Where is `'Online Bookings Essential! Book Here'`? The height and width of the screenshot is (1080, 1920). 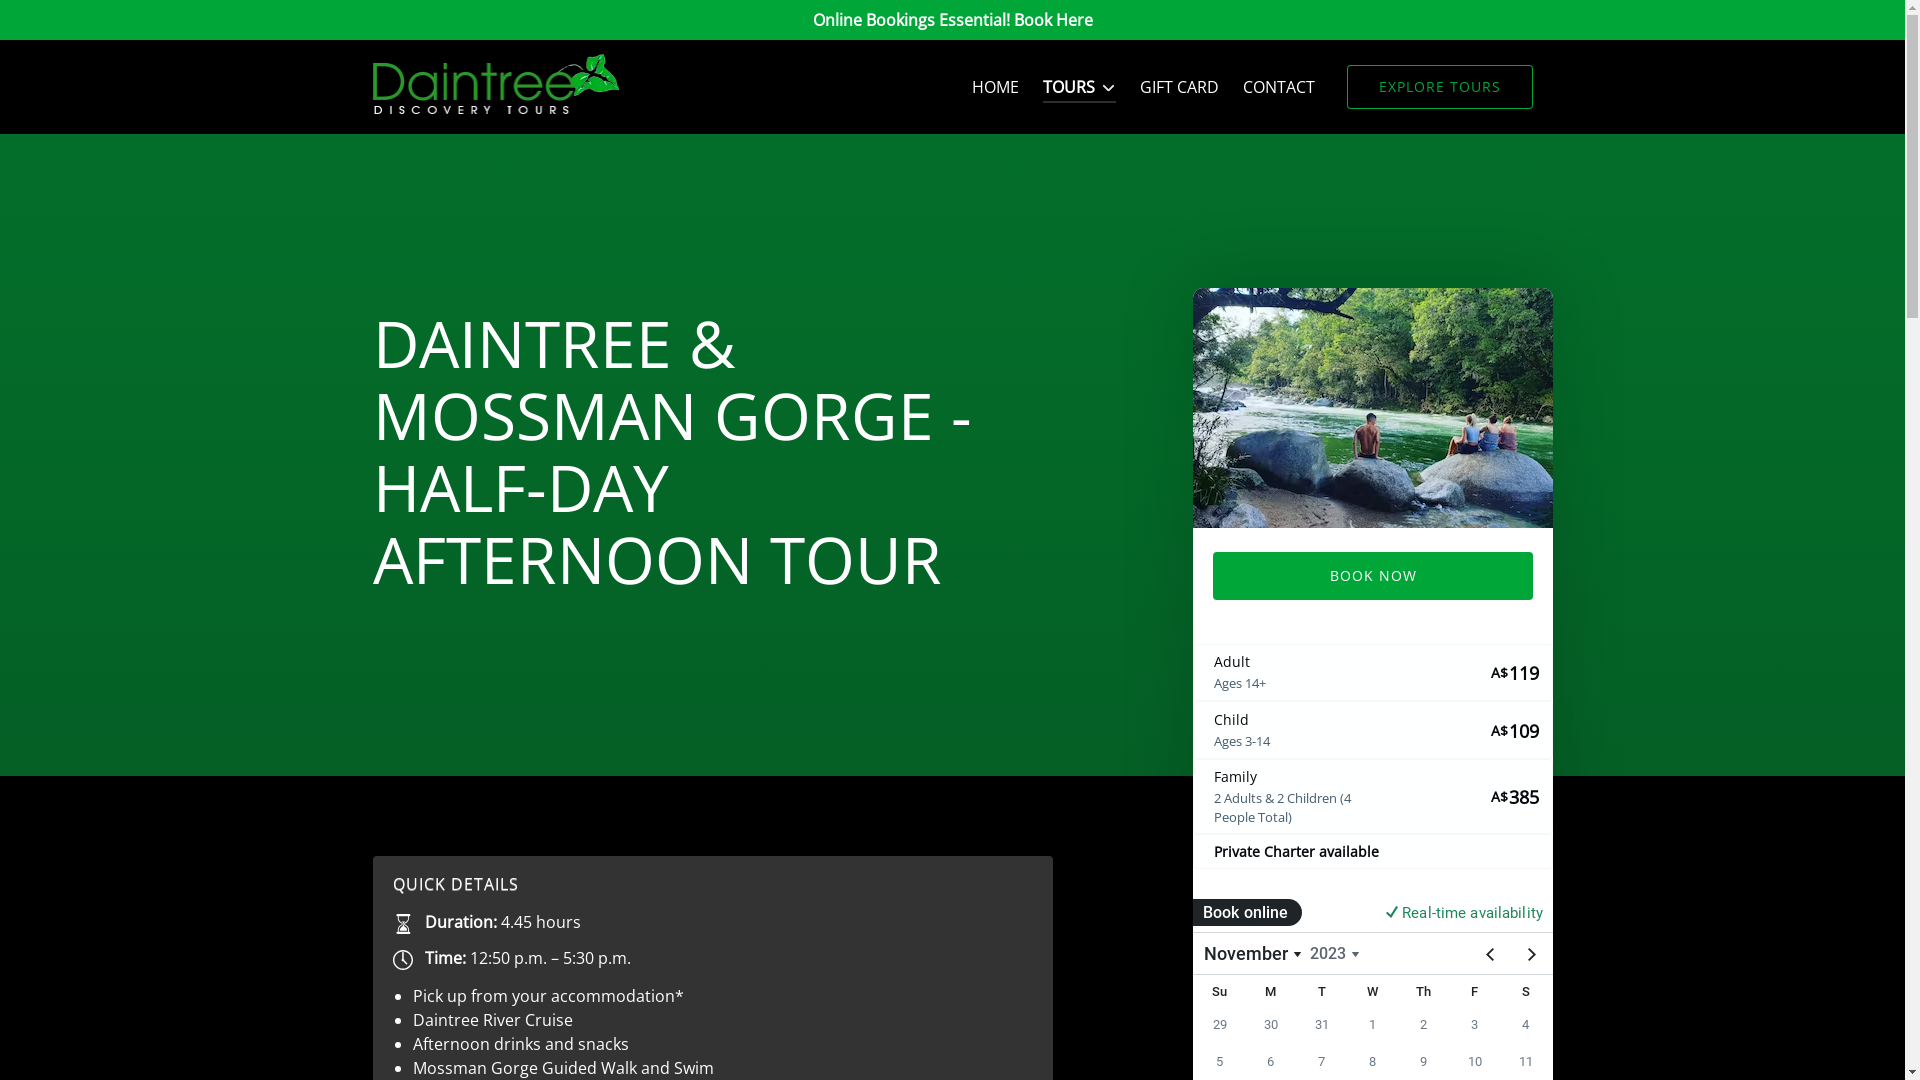
'Online Bookings Essential! Book Here' is located at coordinates (951, 19).